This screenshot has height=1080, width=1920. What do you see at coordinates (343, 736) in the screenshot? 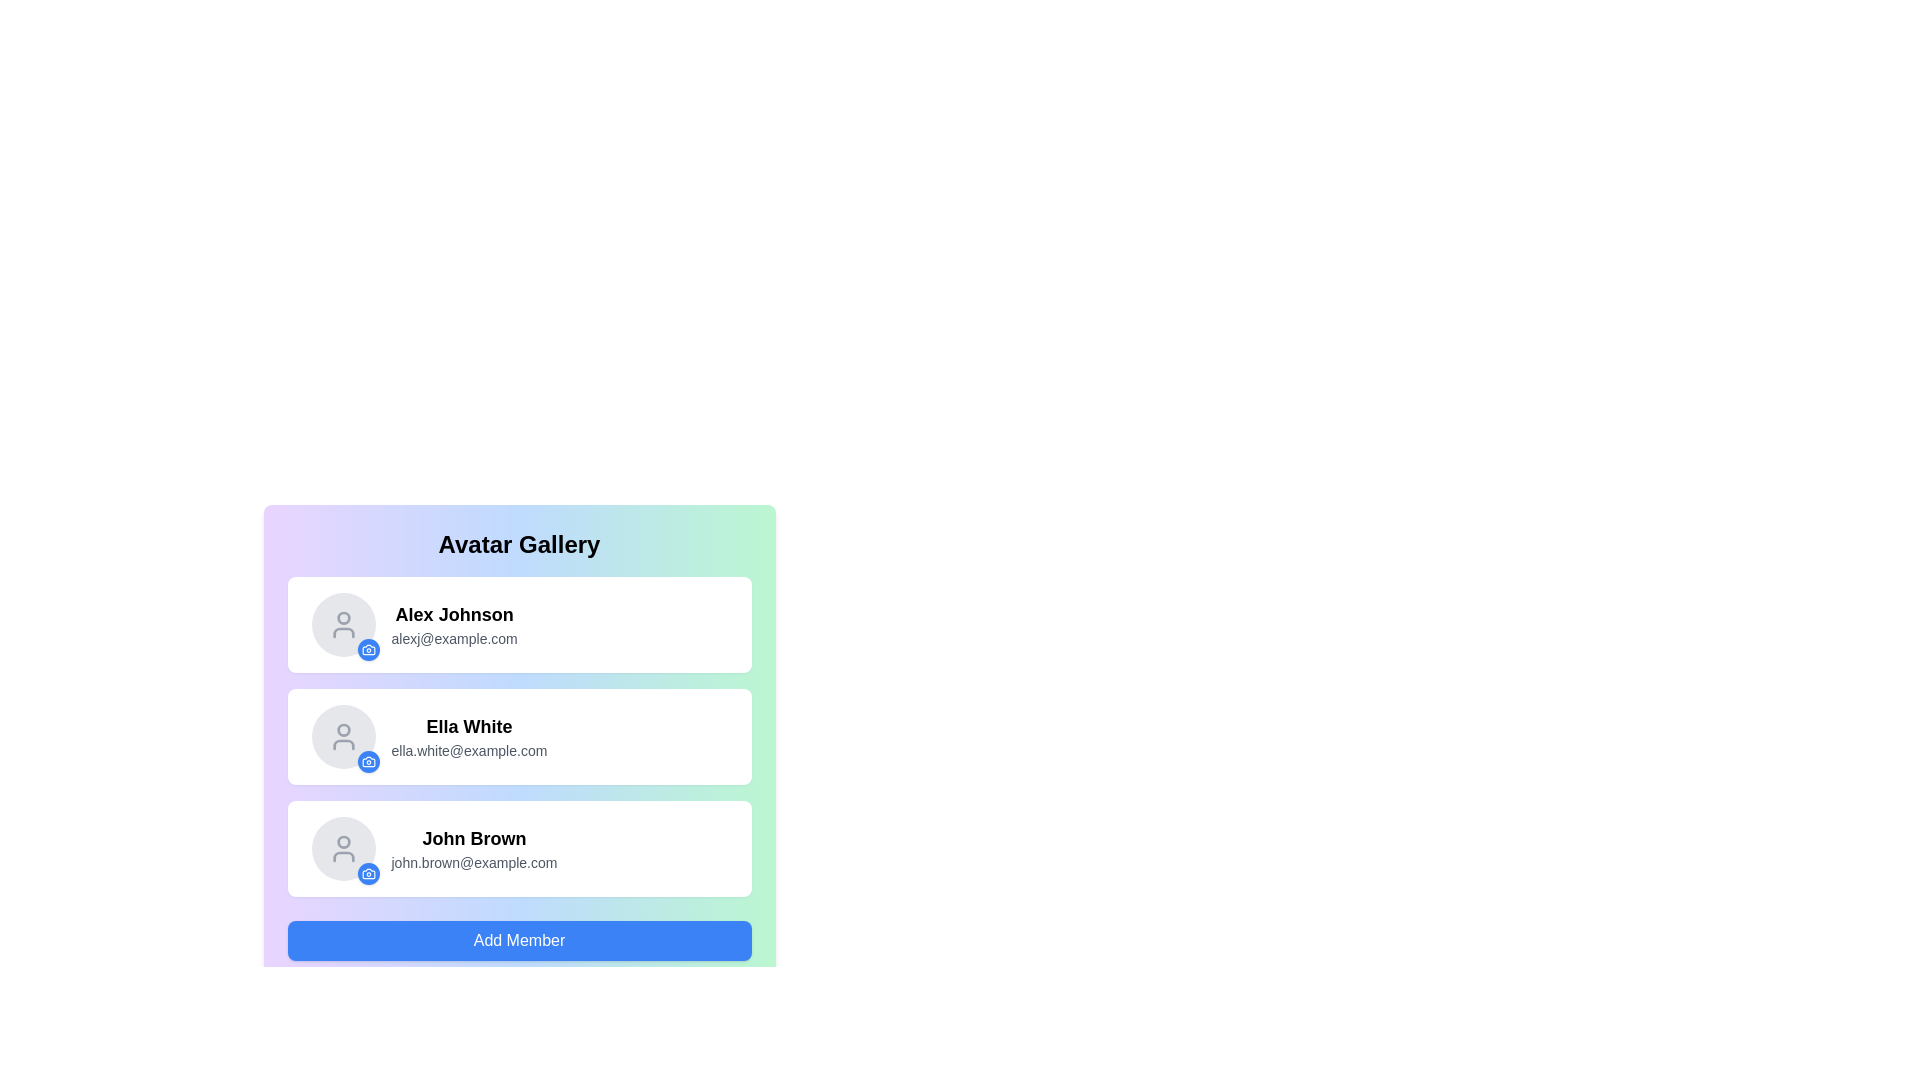
I see `the circular gray icon representing the user 'Ella White' in the Avatar Gallery panel` at bounding box center [343, 736].